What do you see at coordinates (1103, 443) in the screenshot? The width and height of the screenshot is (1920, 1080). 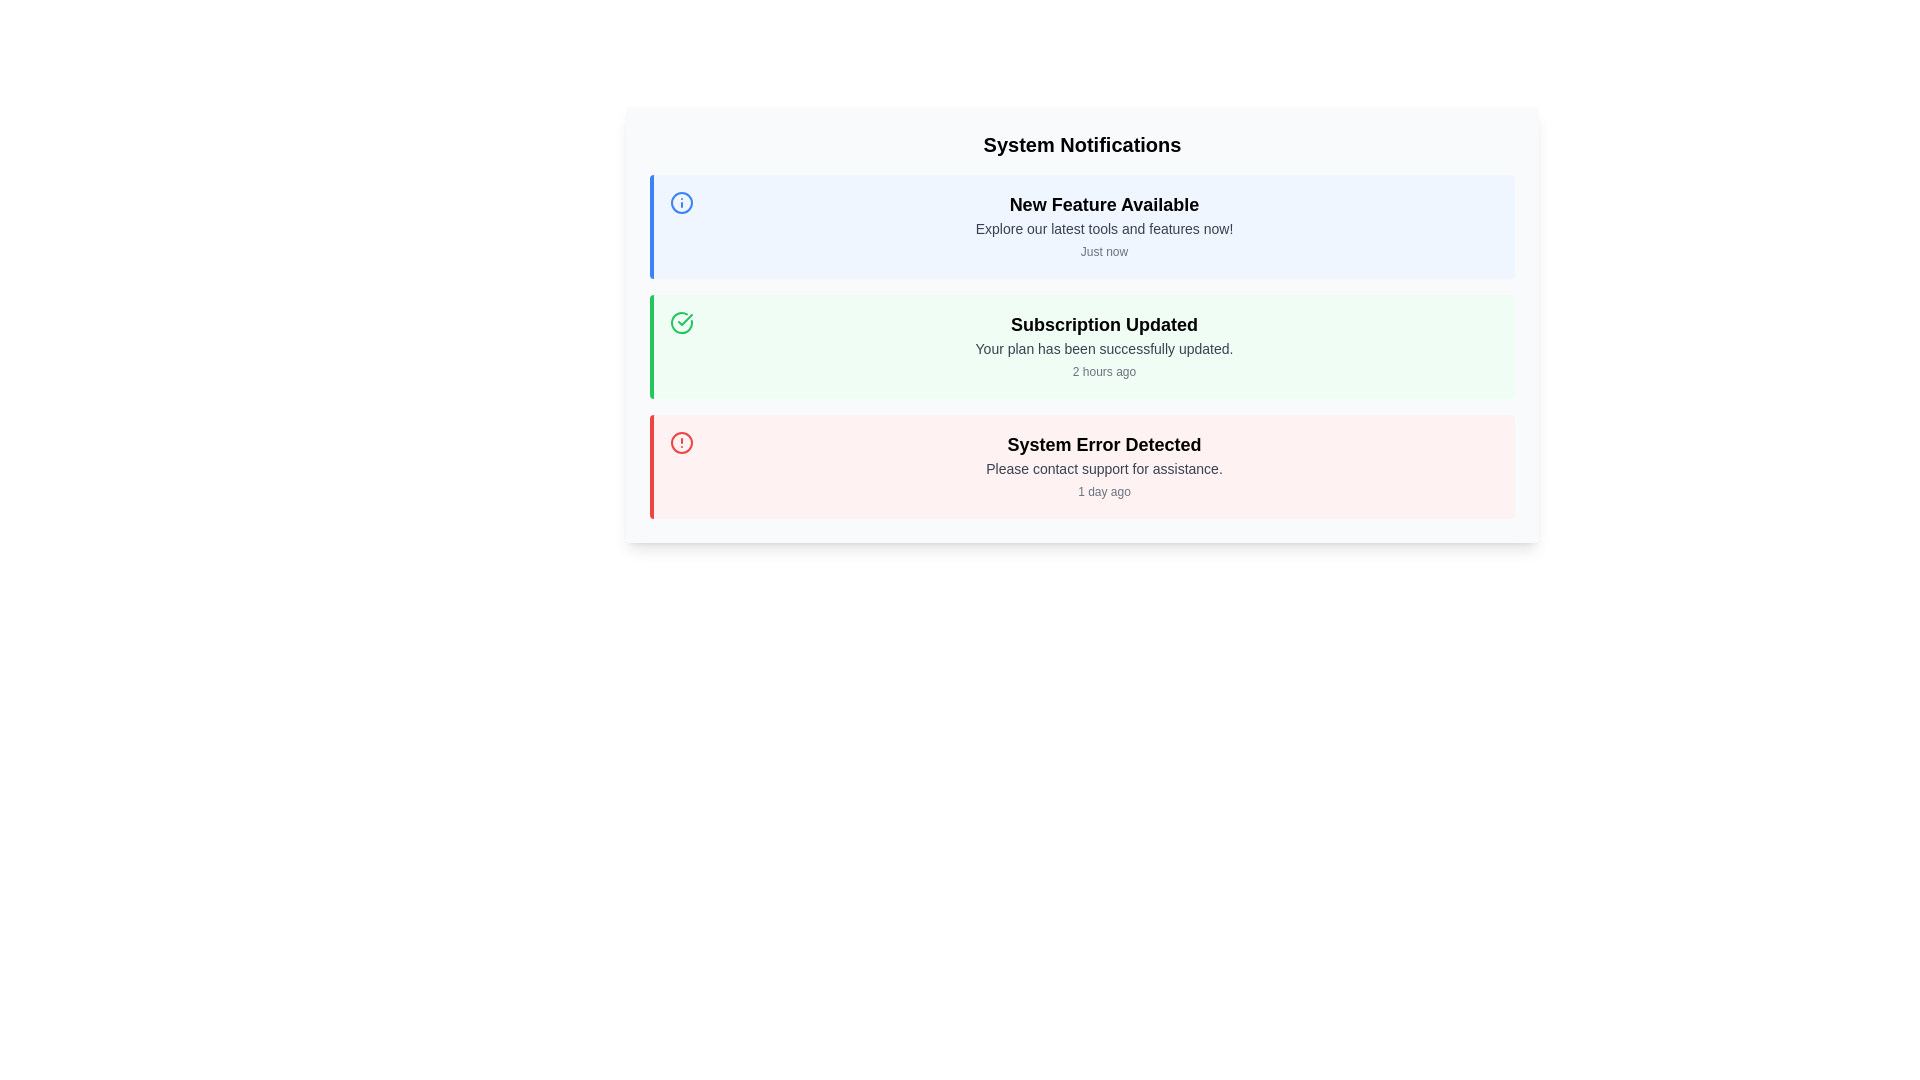 I see `the title text of the 'System Error Detected' notification block, which alerts the user to a system error` at bounding box center [1103, 443].